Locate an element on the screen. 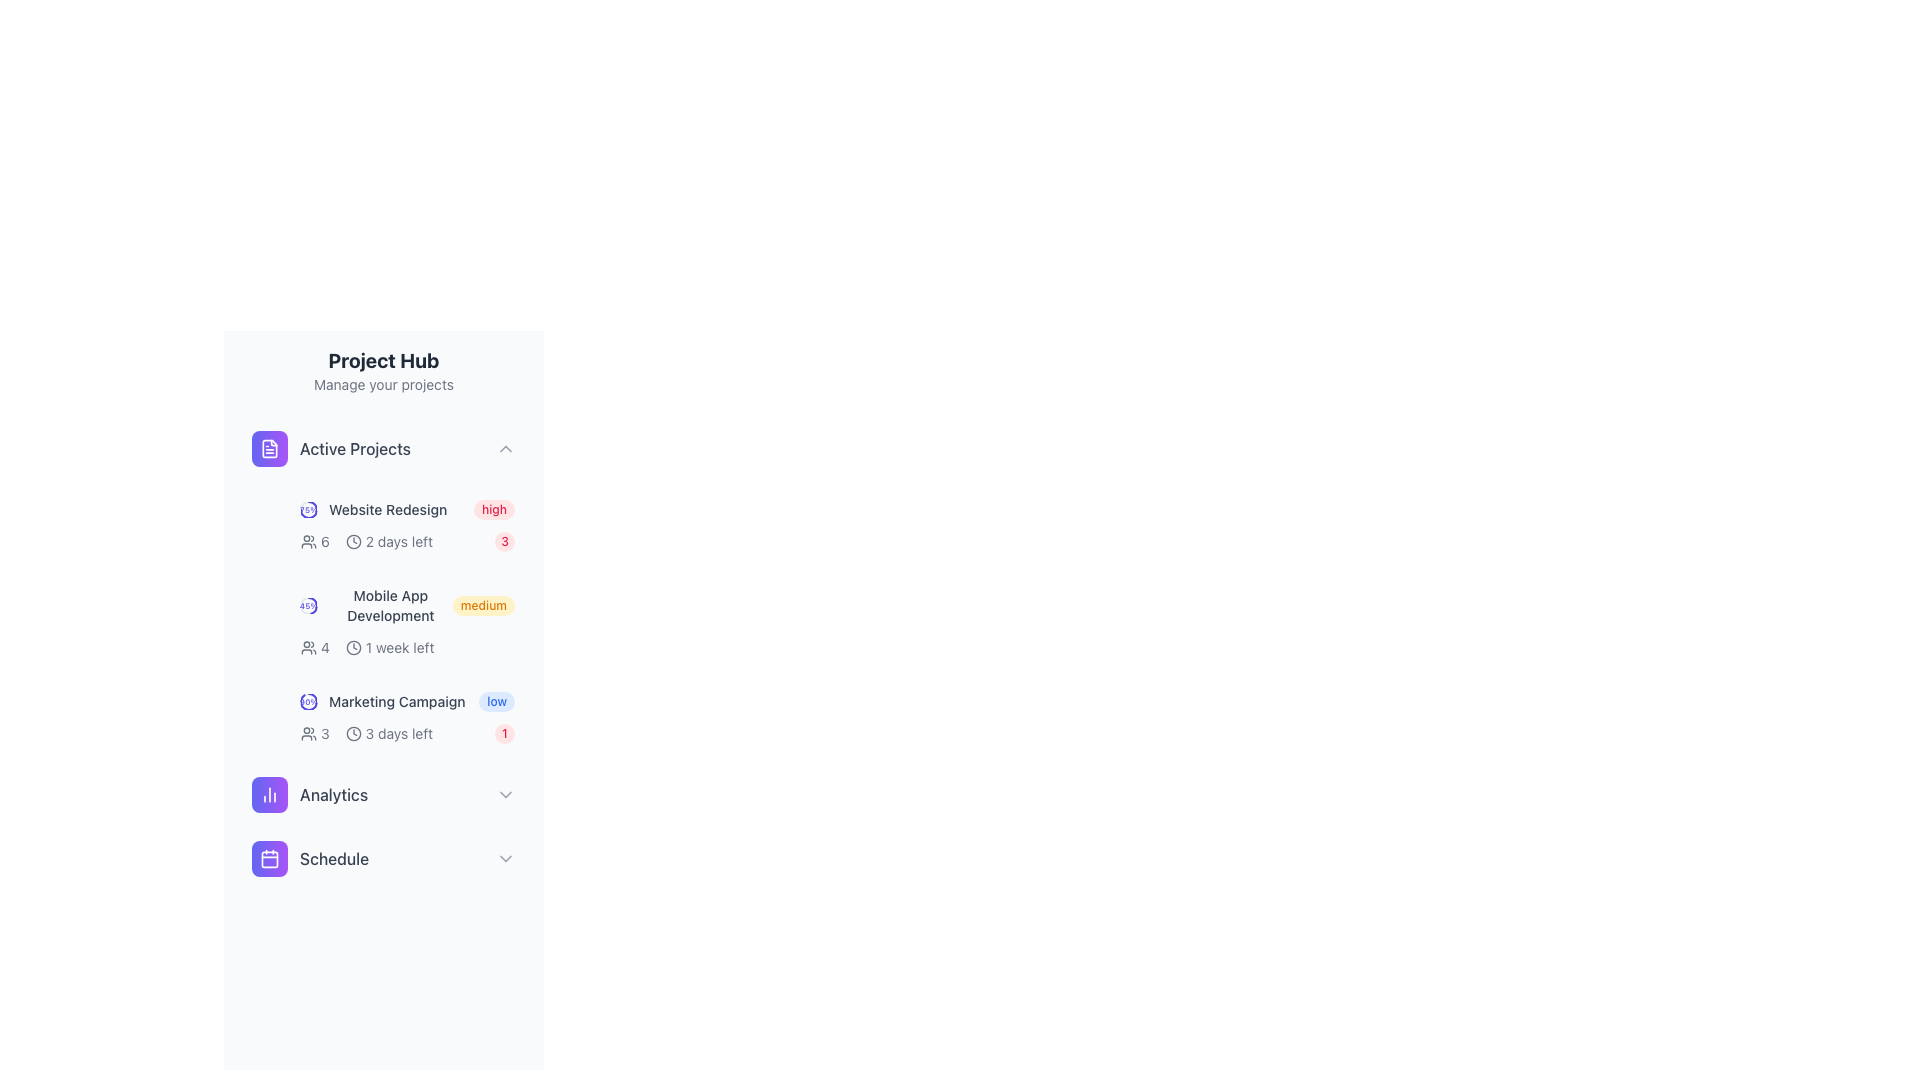 This screenshot has height=1080, width=1920. the small text label displaying the number '3', which is located in the bottom right of the entry row for the 'Website Redesign' project, next to a clock icon is located at coordinates (325, 733).